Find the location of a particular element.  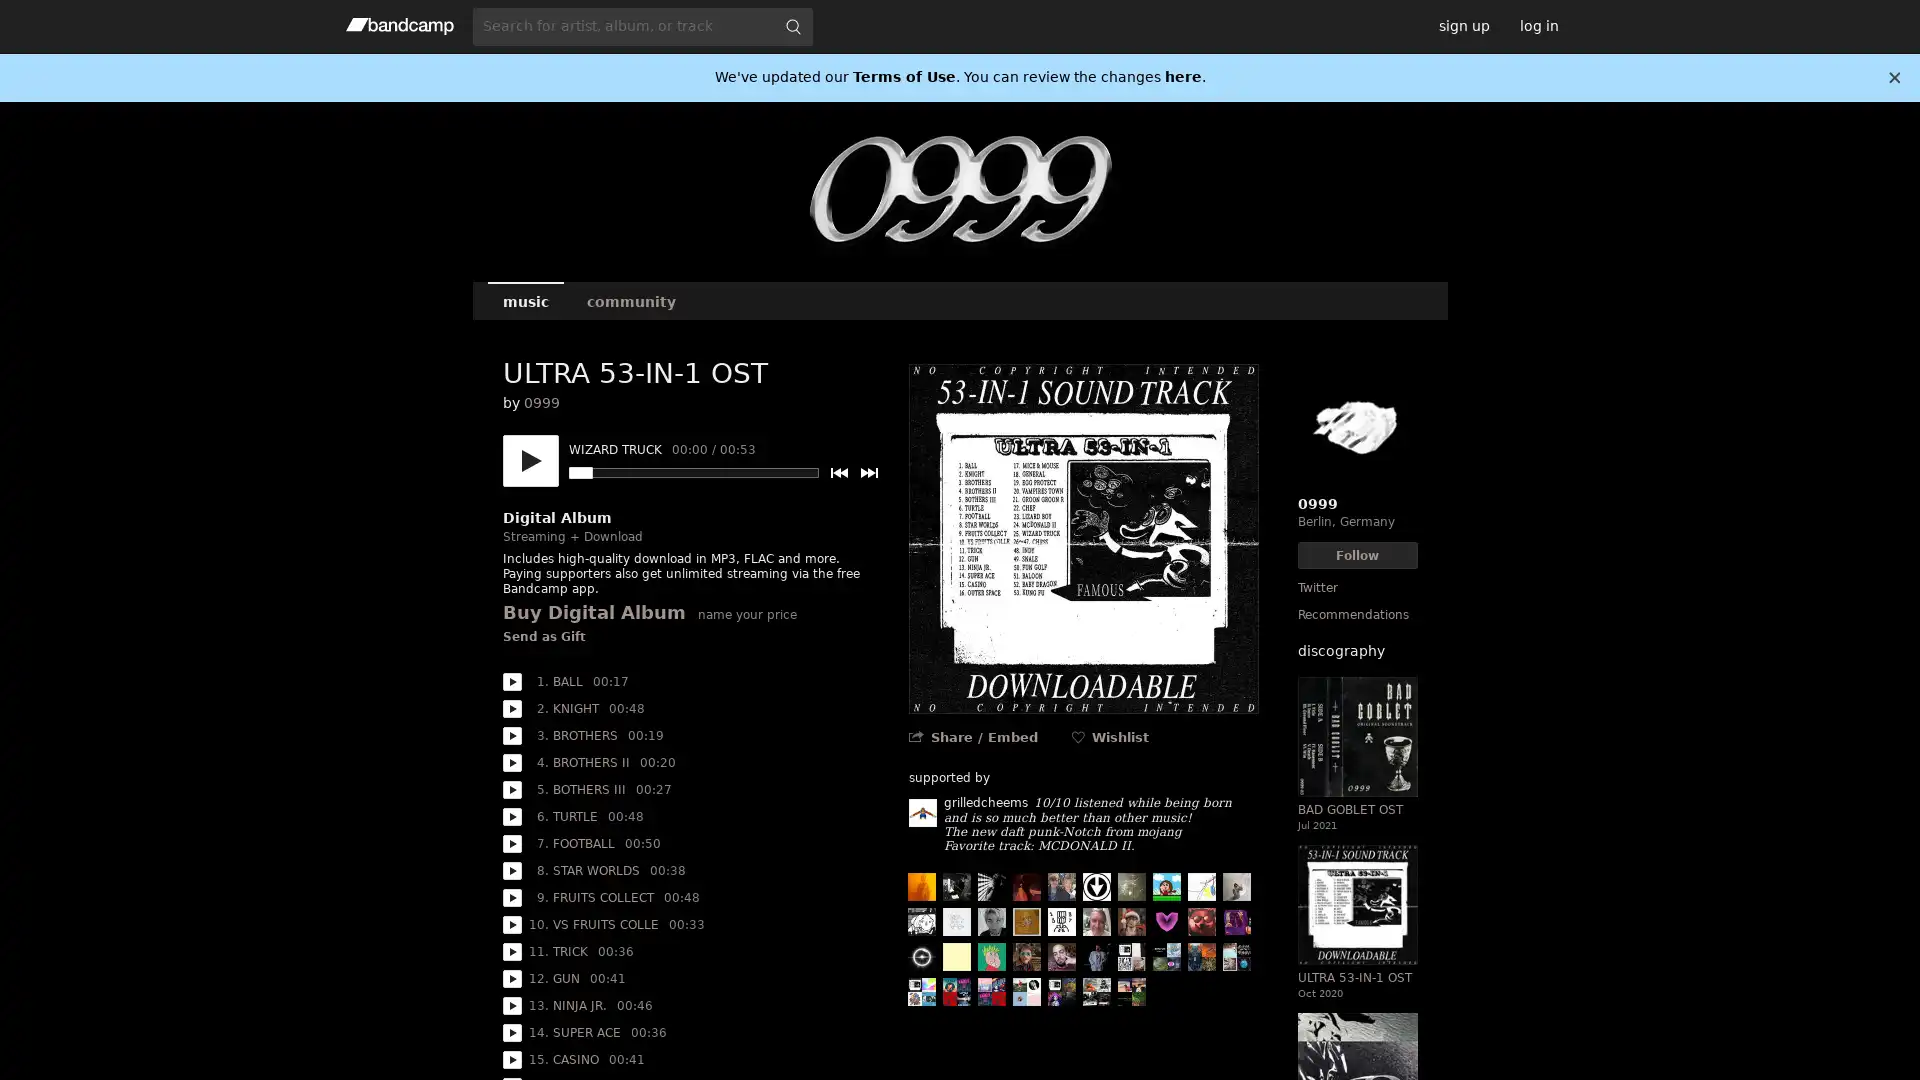

Play BALL is located at coordinates (511, 681).